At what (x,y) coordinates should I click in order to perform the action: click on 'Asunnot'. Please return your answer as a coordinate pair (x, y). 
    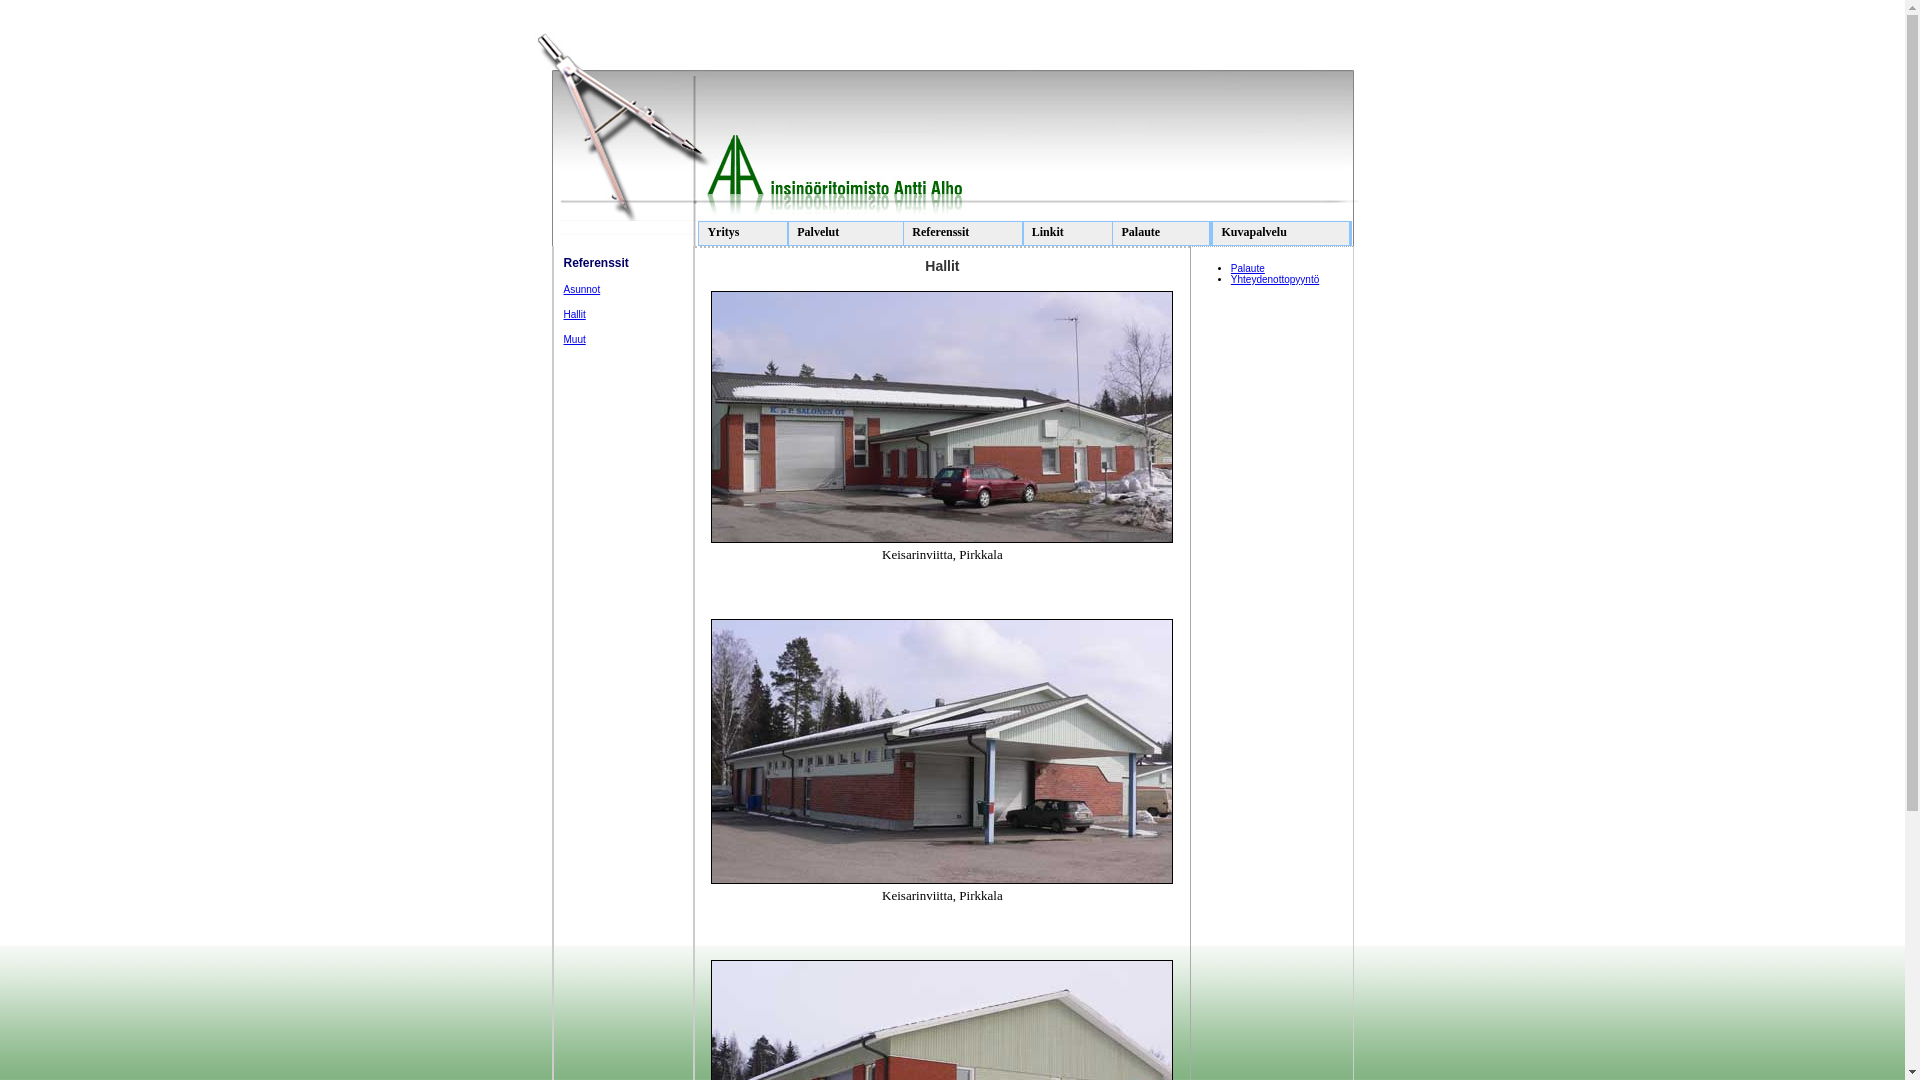
    Looking at the image, I should click on (563, 289).